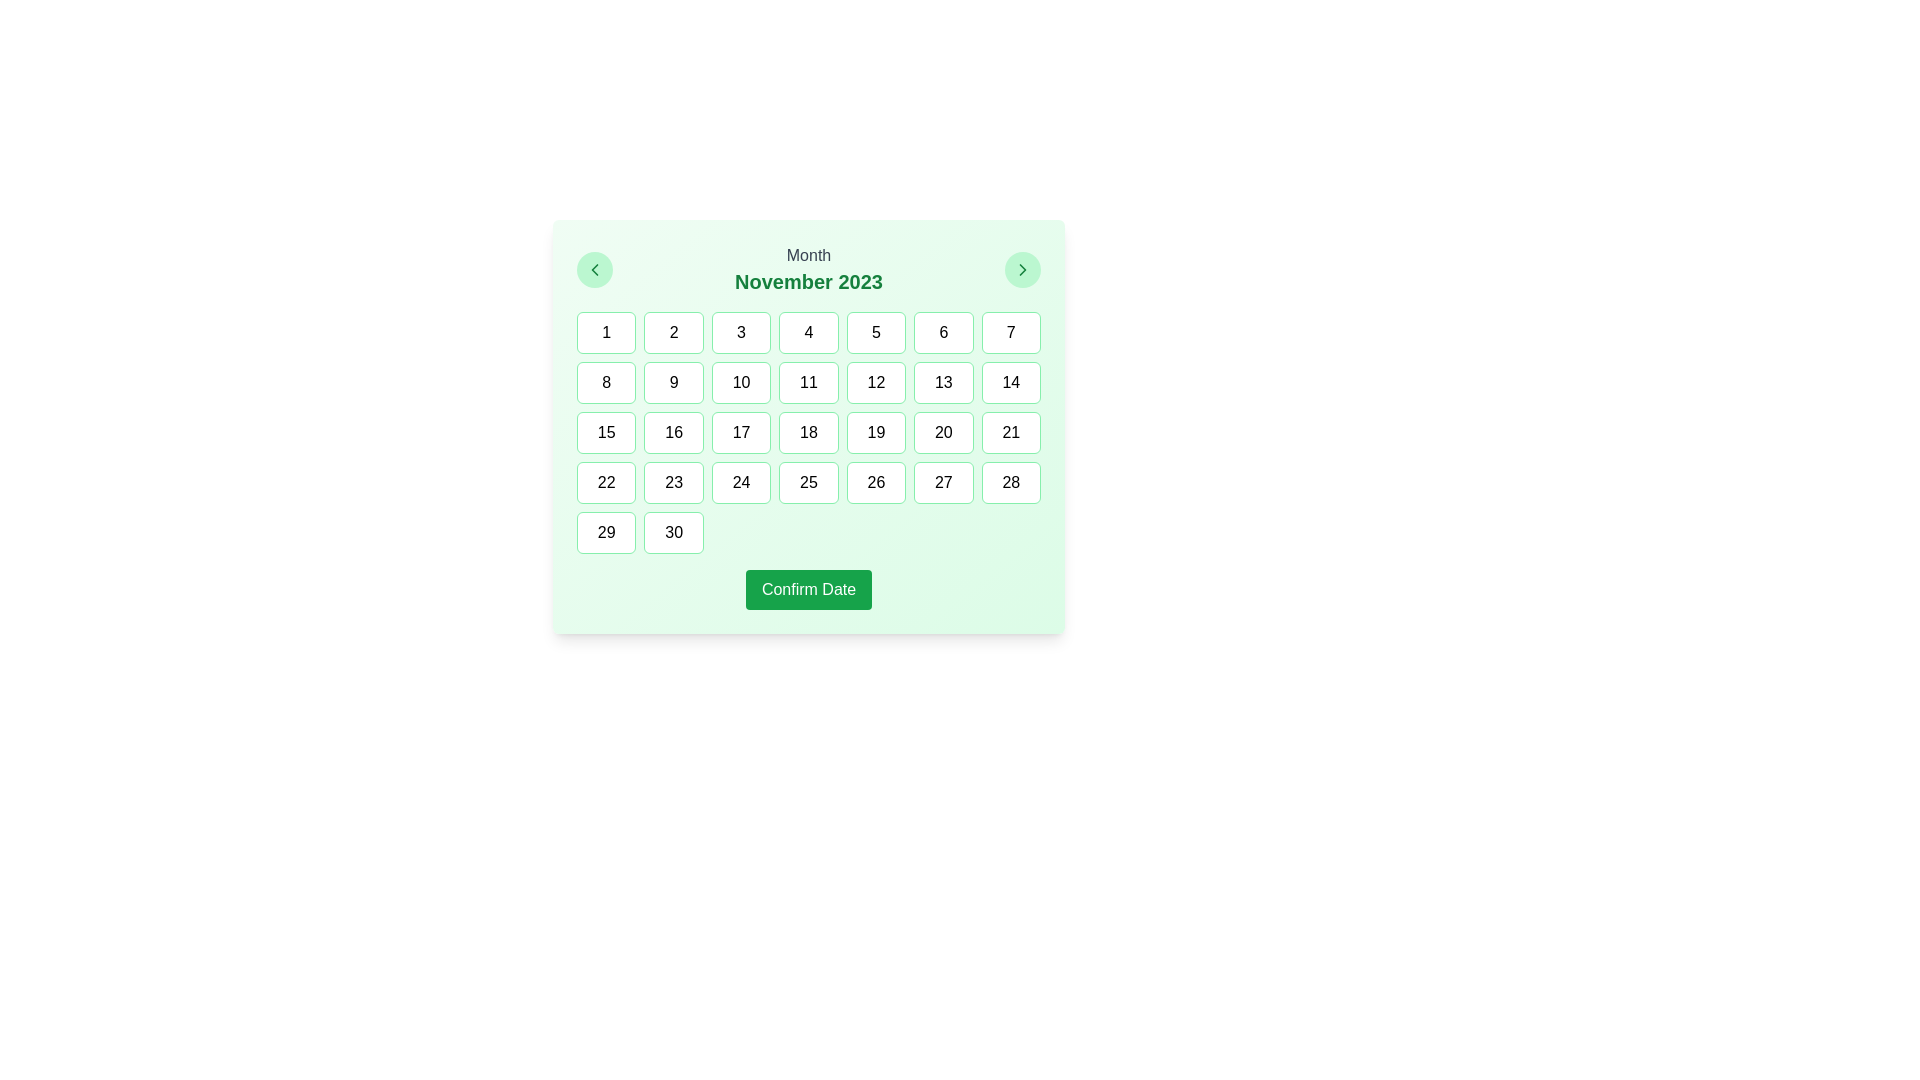 This screenshot has width=1920, height=1080. What do you see at coordinates (605, 382) in the screenshot?
I see `the button representing the eighth day of the month in the date selection calendar` at bounding box center [605, 382].